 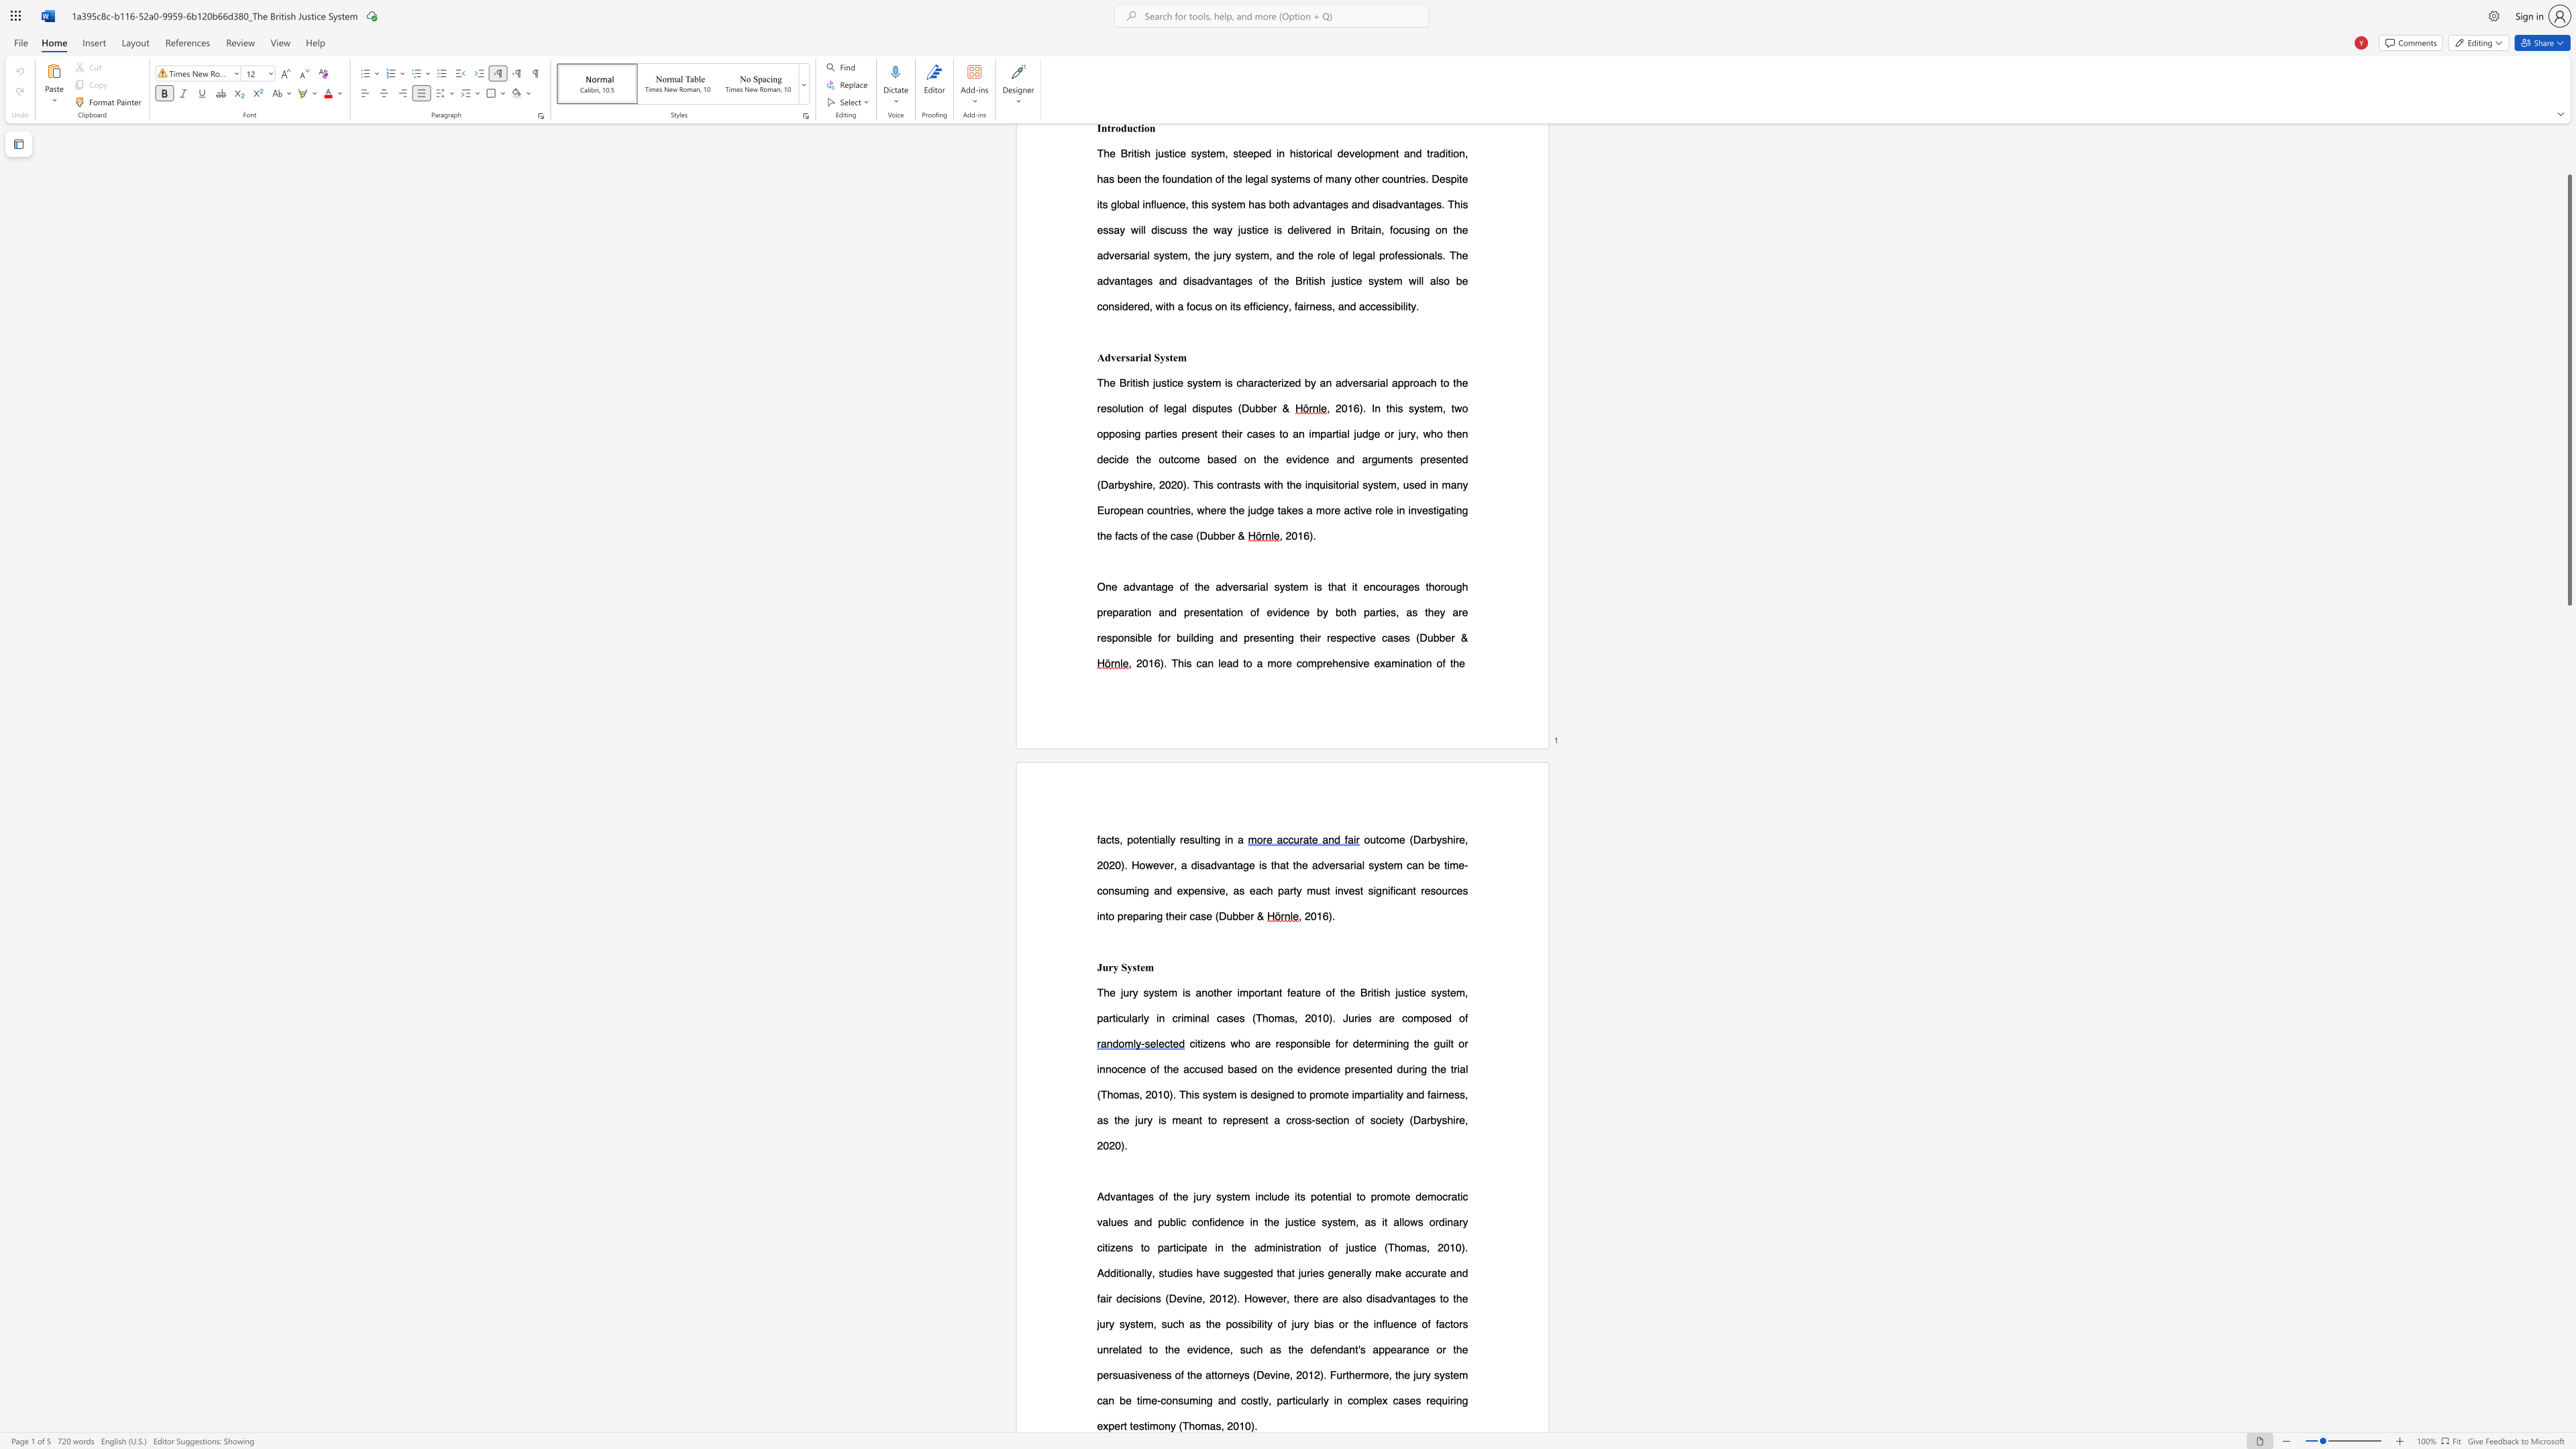 What do you see at coordinates (1442, 1374) in the screenshot?
I see `the 7th character "y" in the text` at bounding box center [1442, 1374].